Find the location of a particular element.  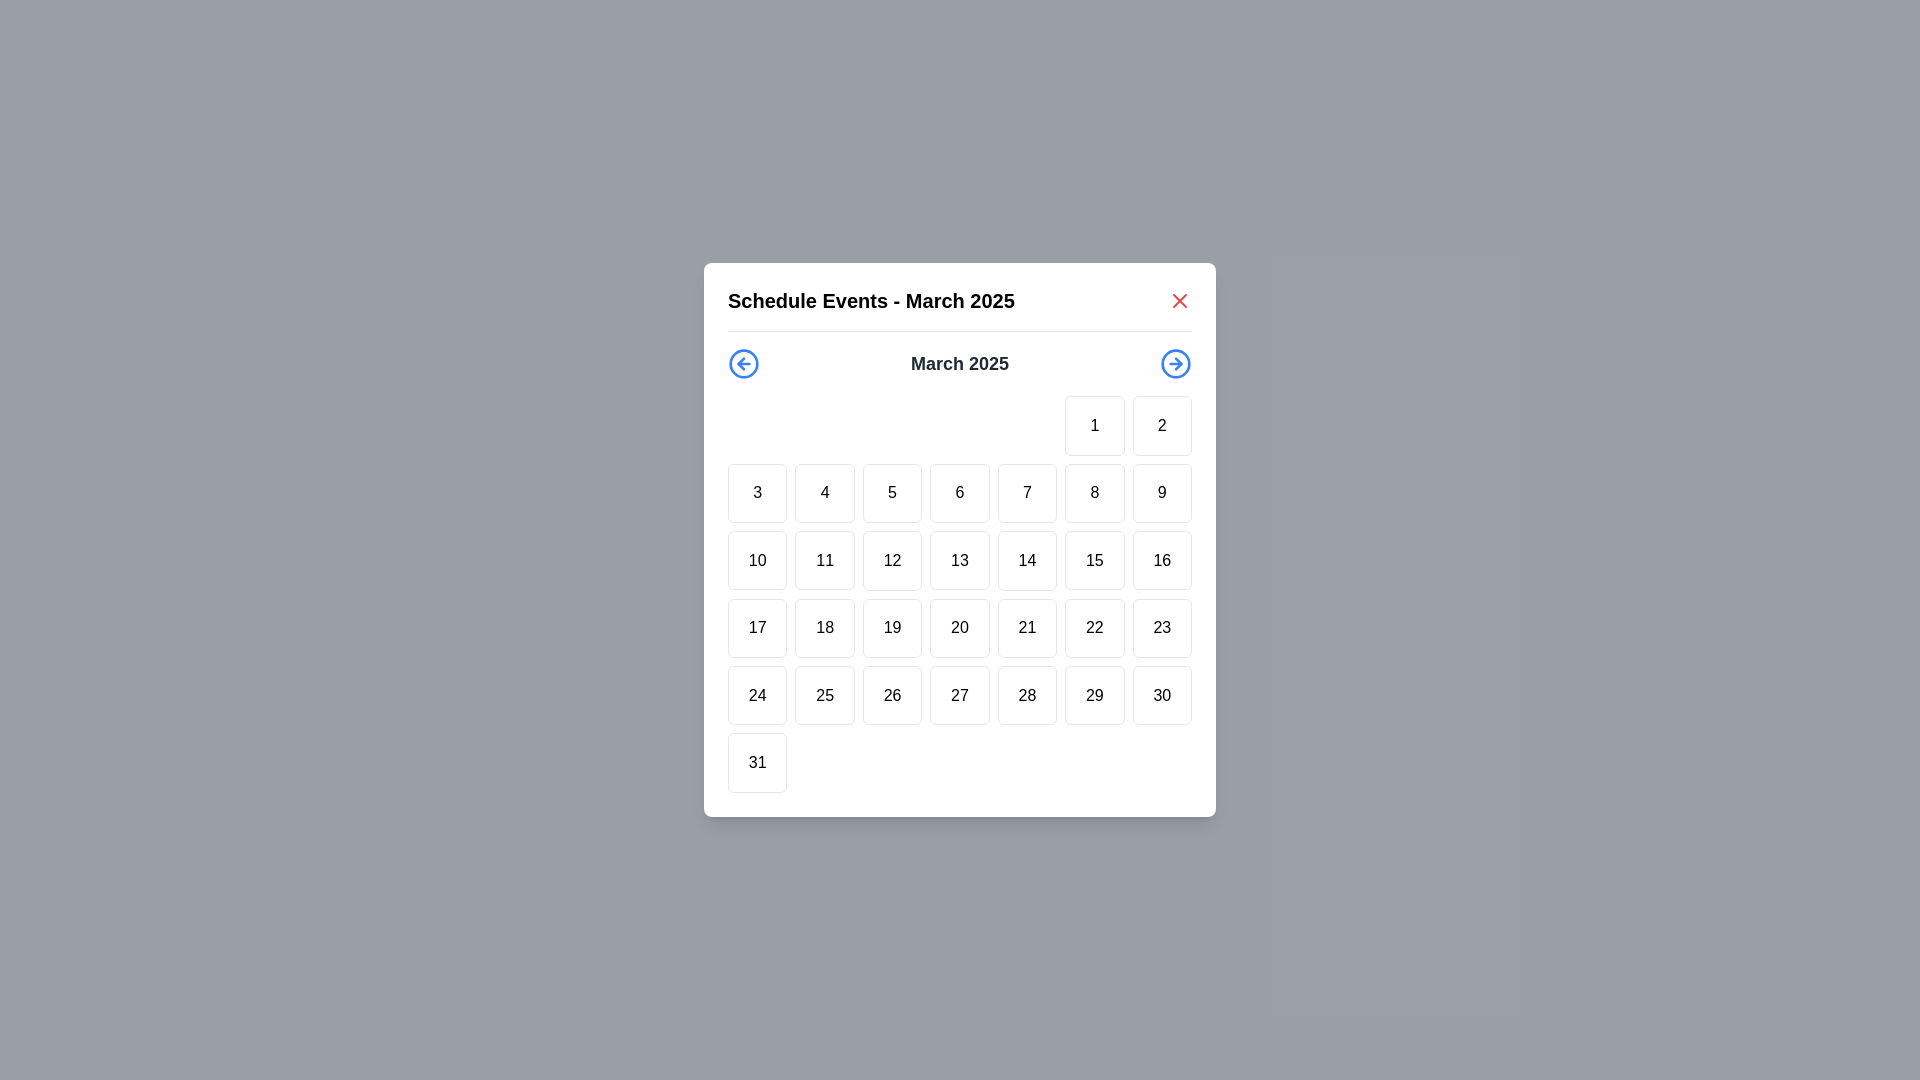

the square button with a white background and the number '17' in bold black text, located in the middle row, fifth column of the calendar view for March 2025 is located at coordinates (756, 627).